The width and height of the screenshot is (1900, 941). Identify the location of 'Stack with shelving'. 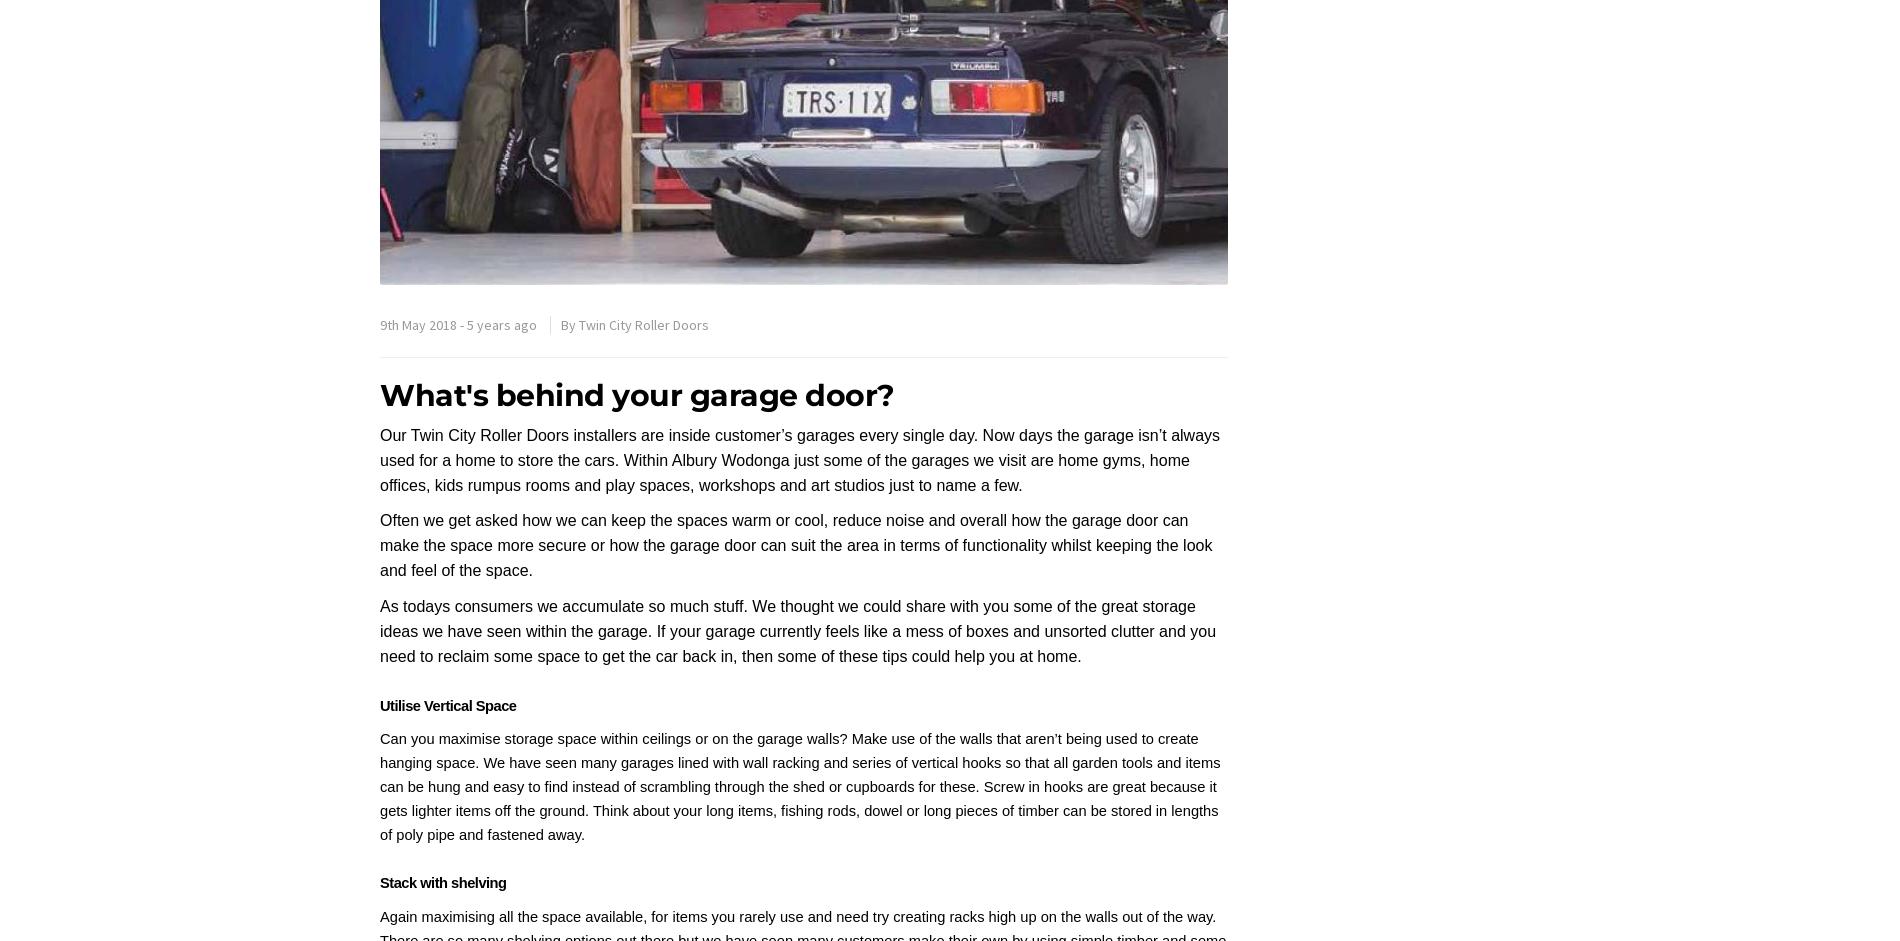
(443, 883).